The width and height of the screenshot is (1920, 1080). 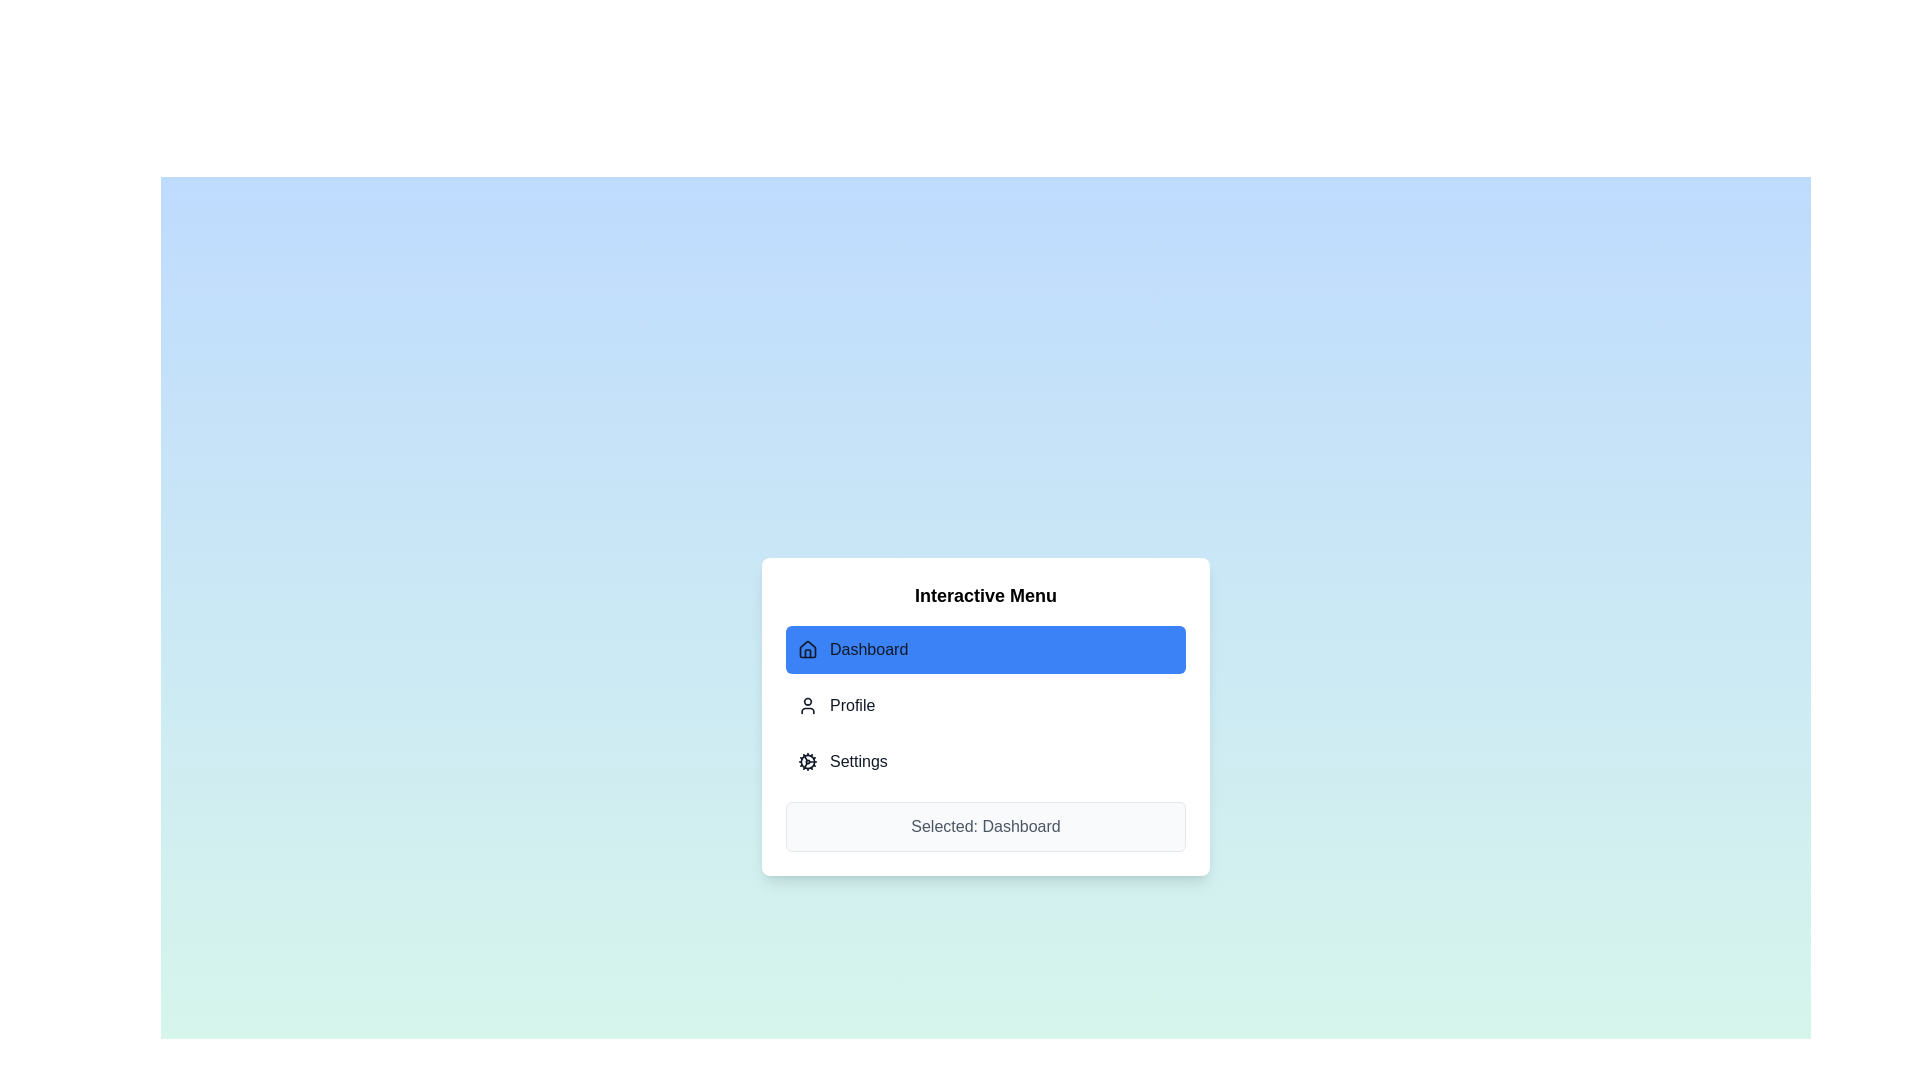 I want to click on the Dashboard tab in the menu, so click(x=985, y=650).